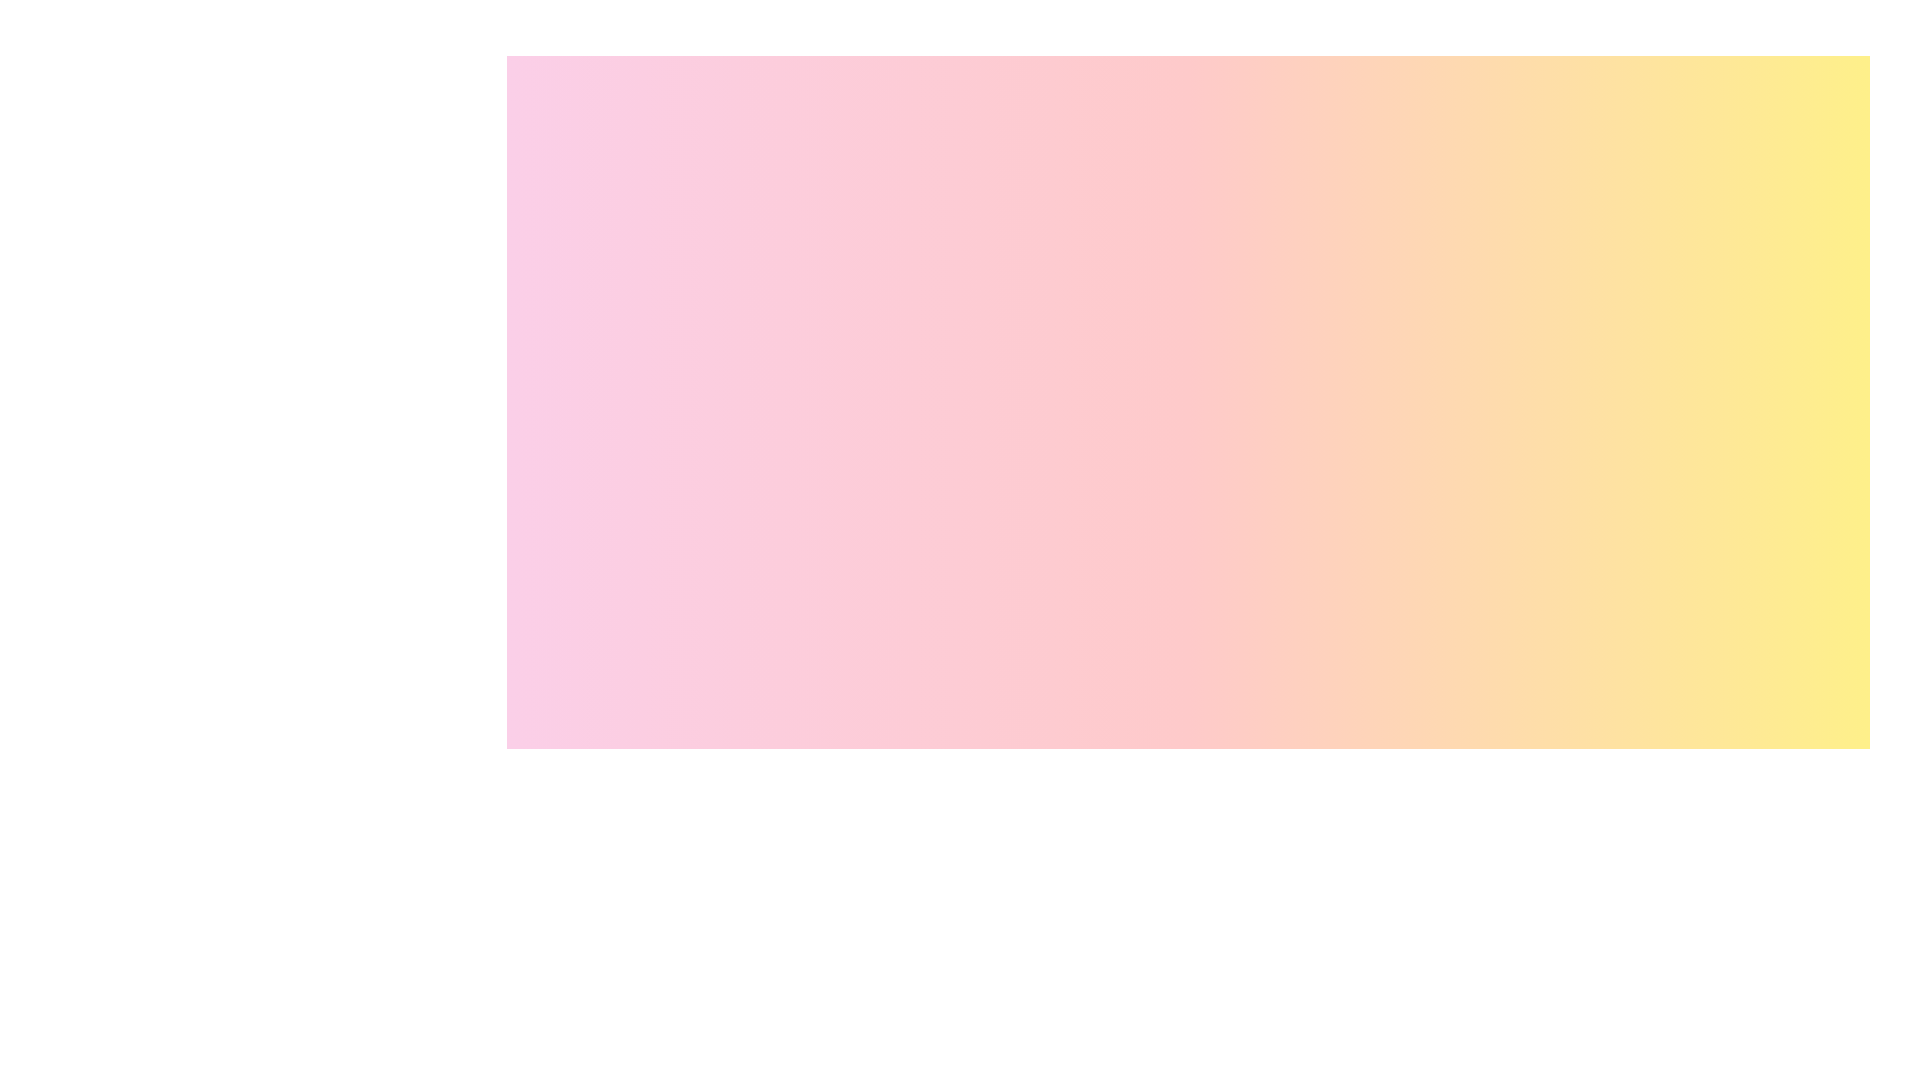  What do you see at coordinates (1836, 890) in the screenshot?
I see `the menu item Favorites from the ExploreSpeedDial component` at bounding box center [1836, 890].